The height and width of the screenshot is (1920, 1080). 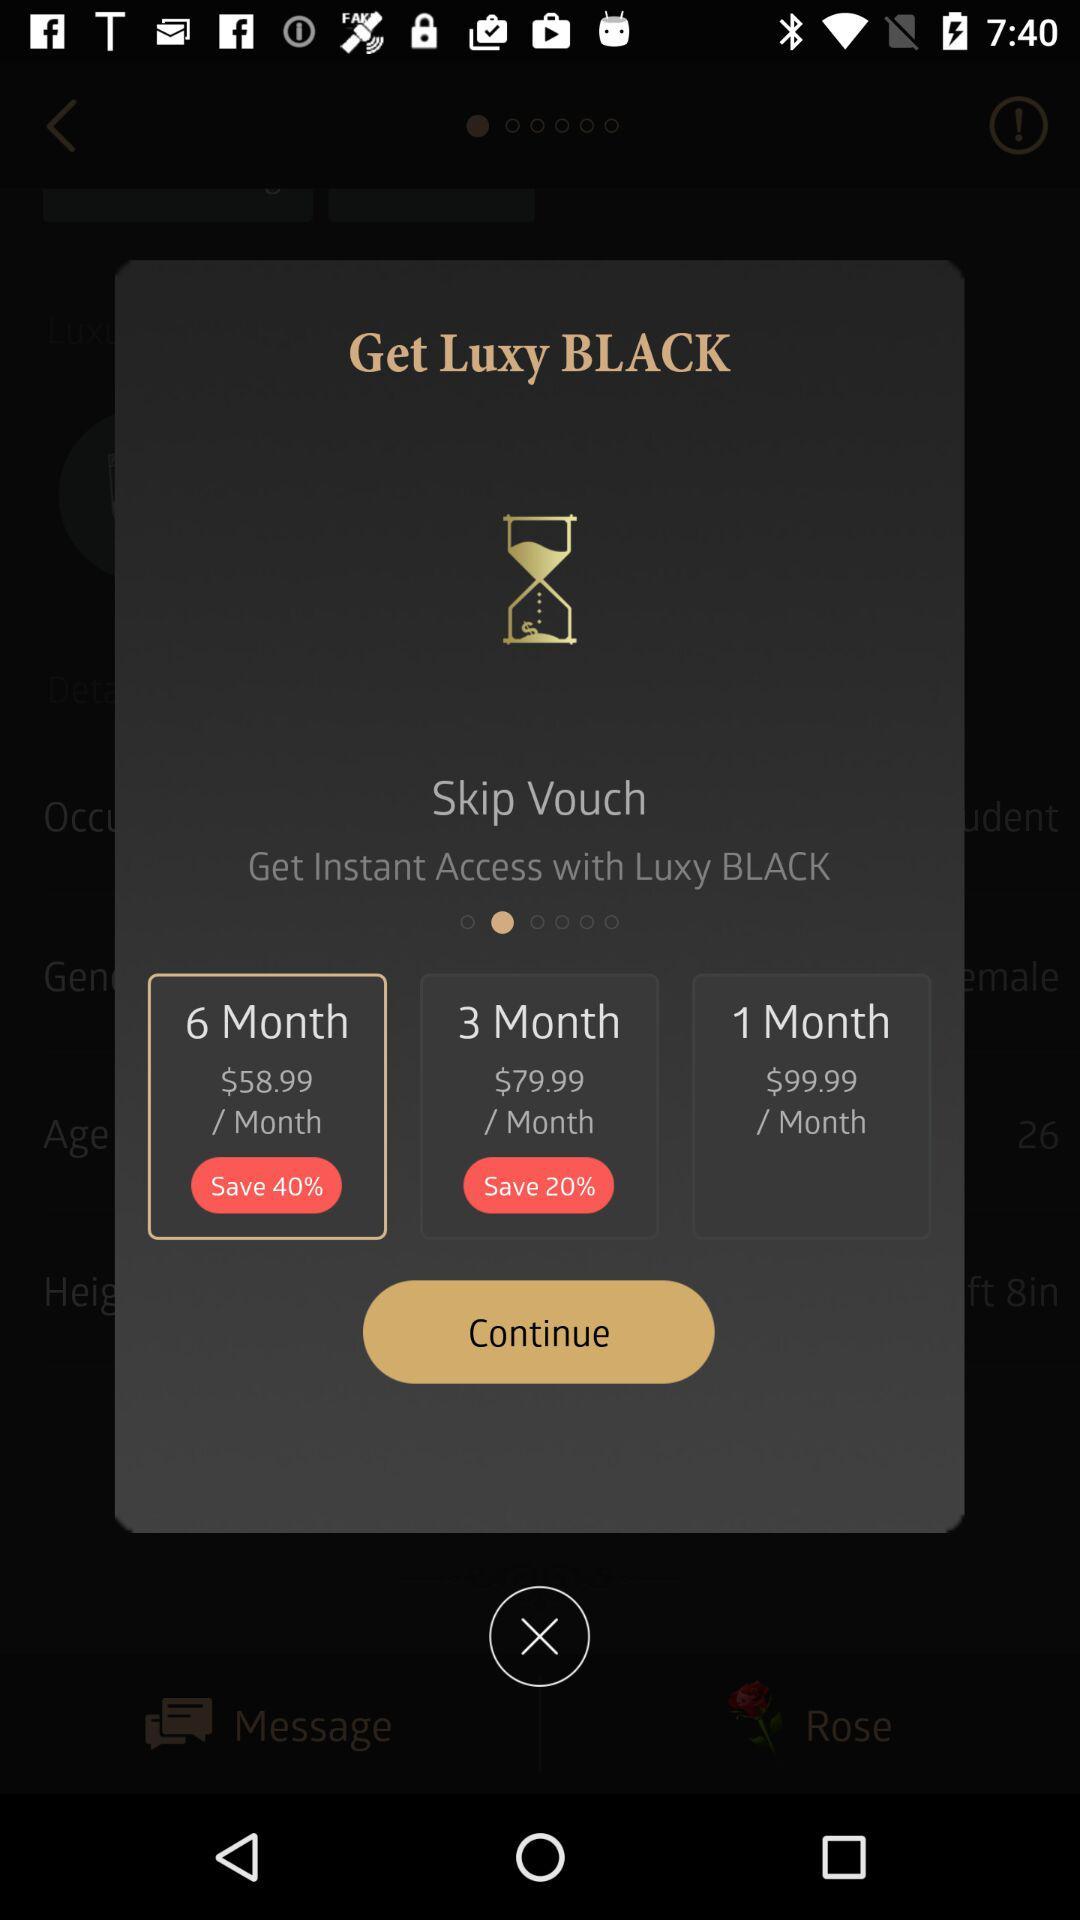 I want to click on the window, so click(x=538, y=1636).